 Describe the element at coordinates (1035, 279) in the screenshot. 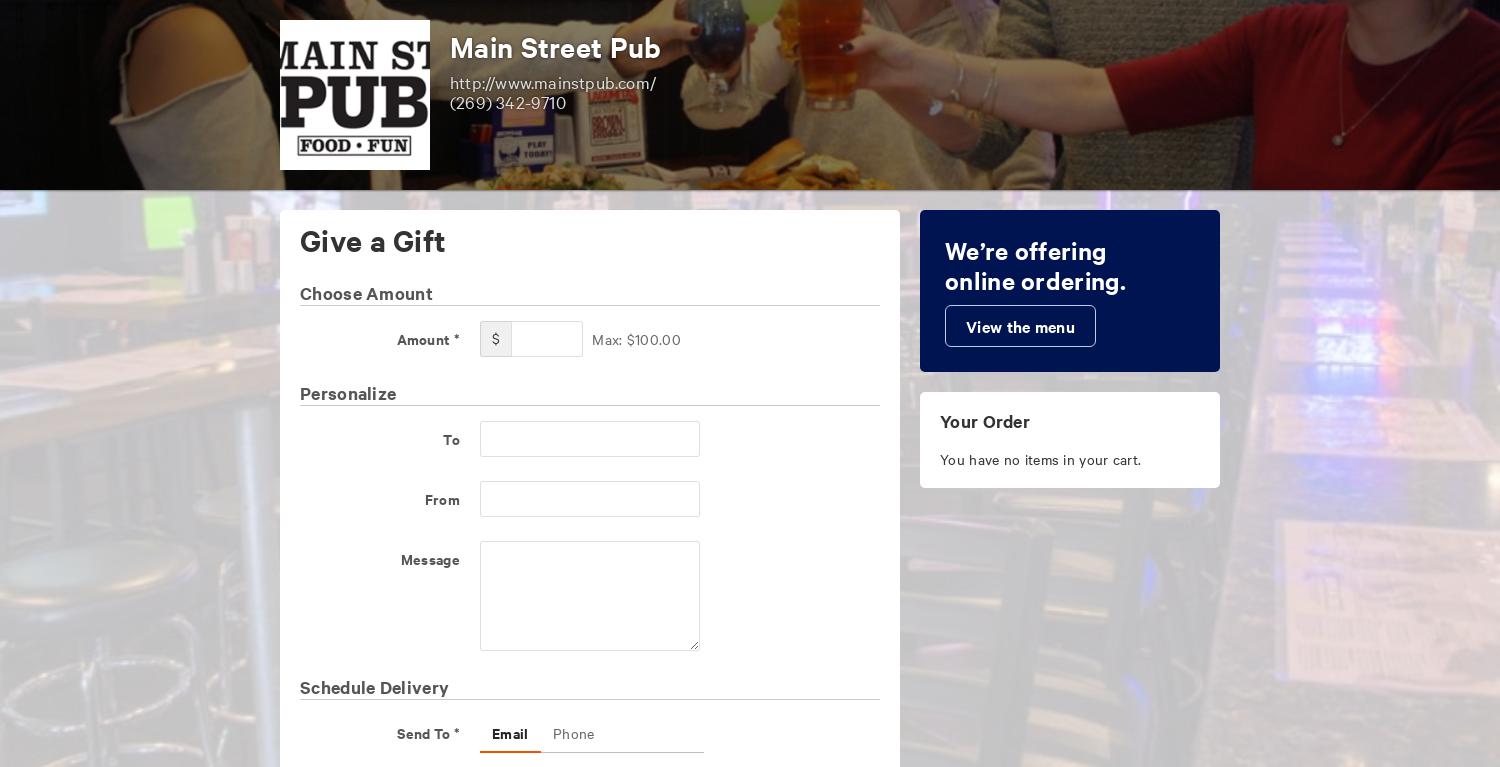

I see `'online ordering.'` at that location.